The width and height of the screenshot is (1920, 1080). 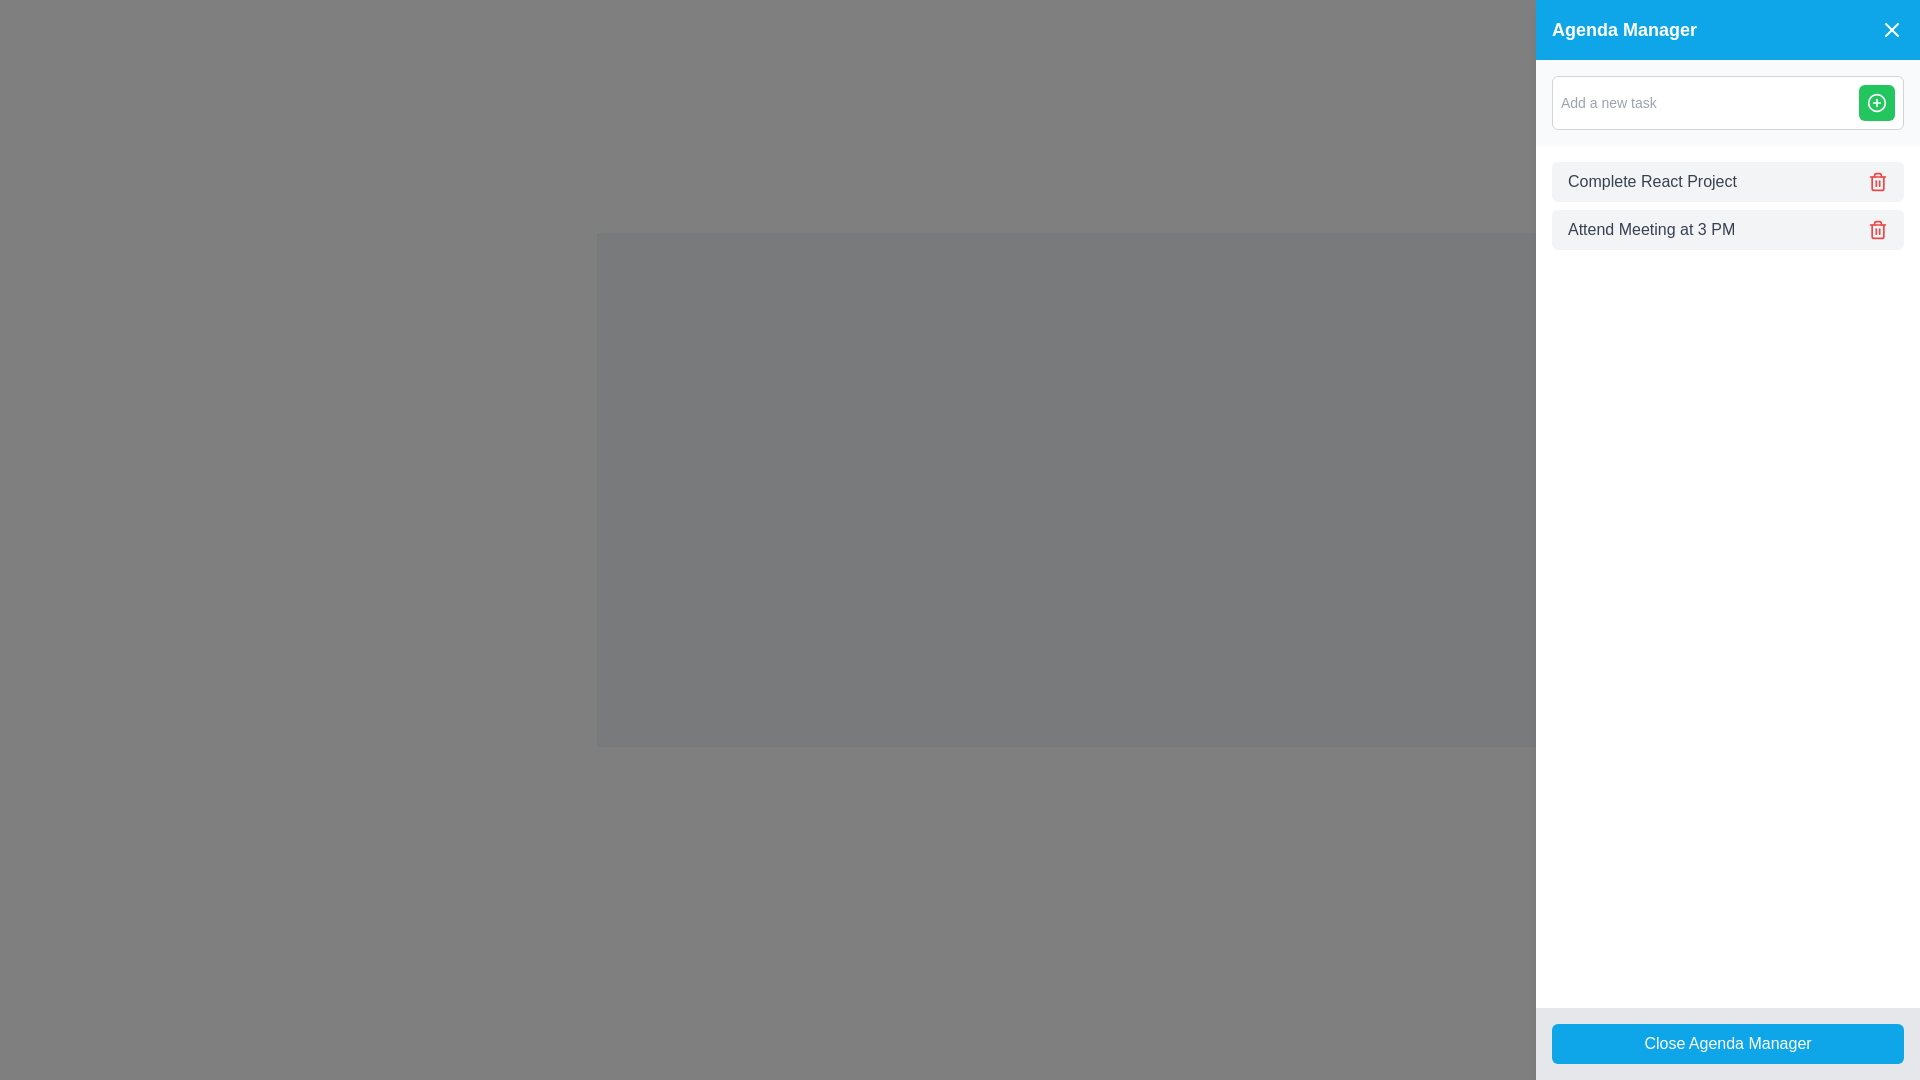 What do you see at coordinates (1876, 181) in the screenshot?
I see `the delete icon button located at the far right side of the task item labeled 'Complete React Project'` at bounding box center [1876, 181].